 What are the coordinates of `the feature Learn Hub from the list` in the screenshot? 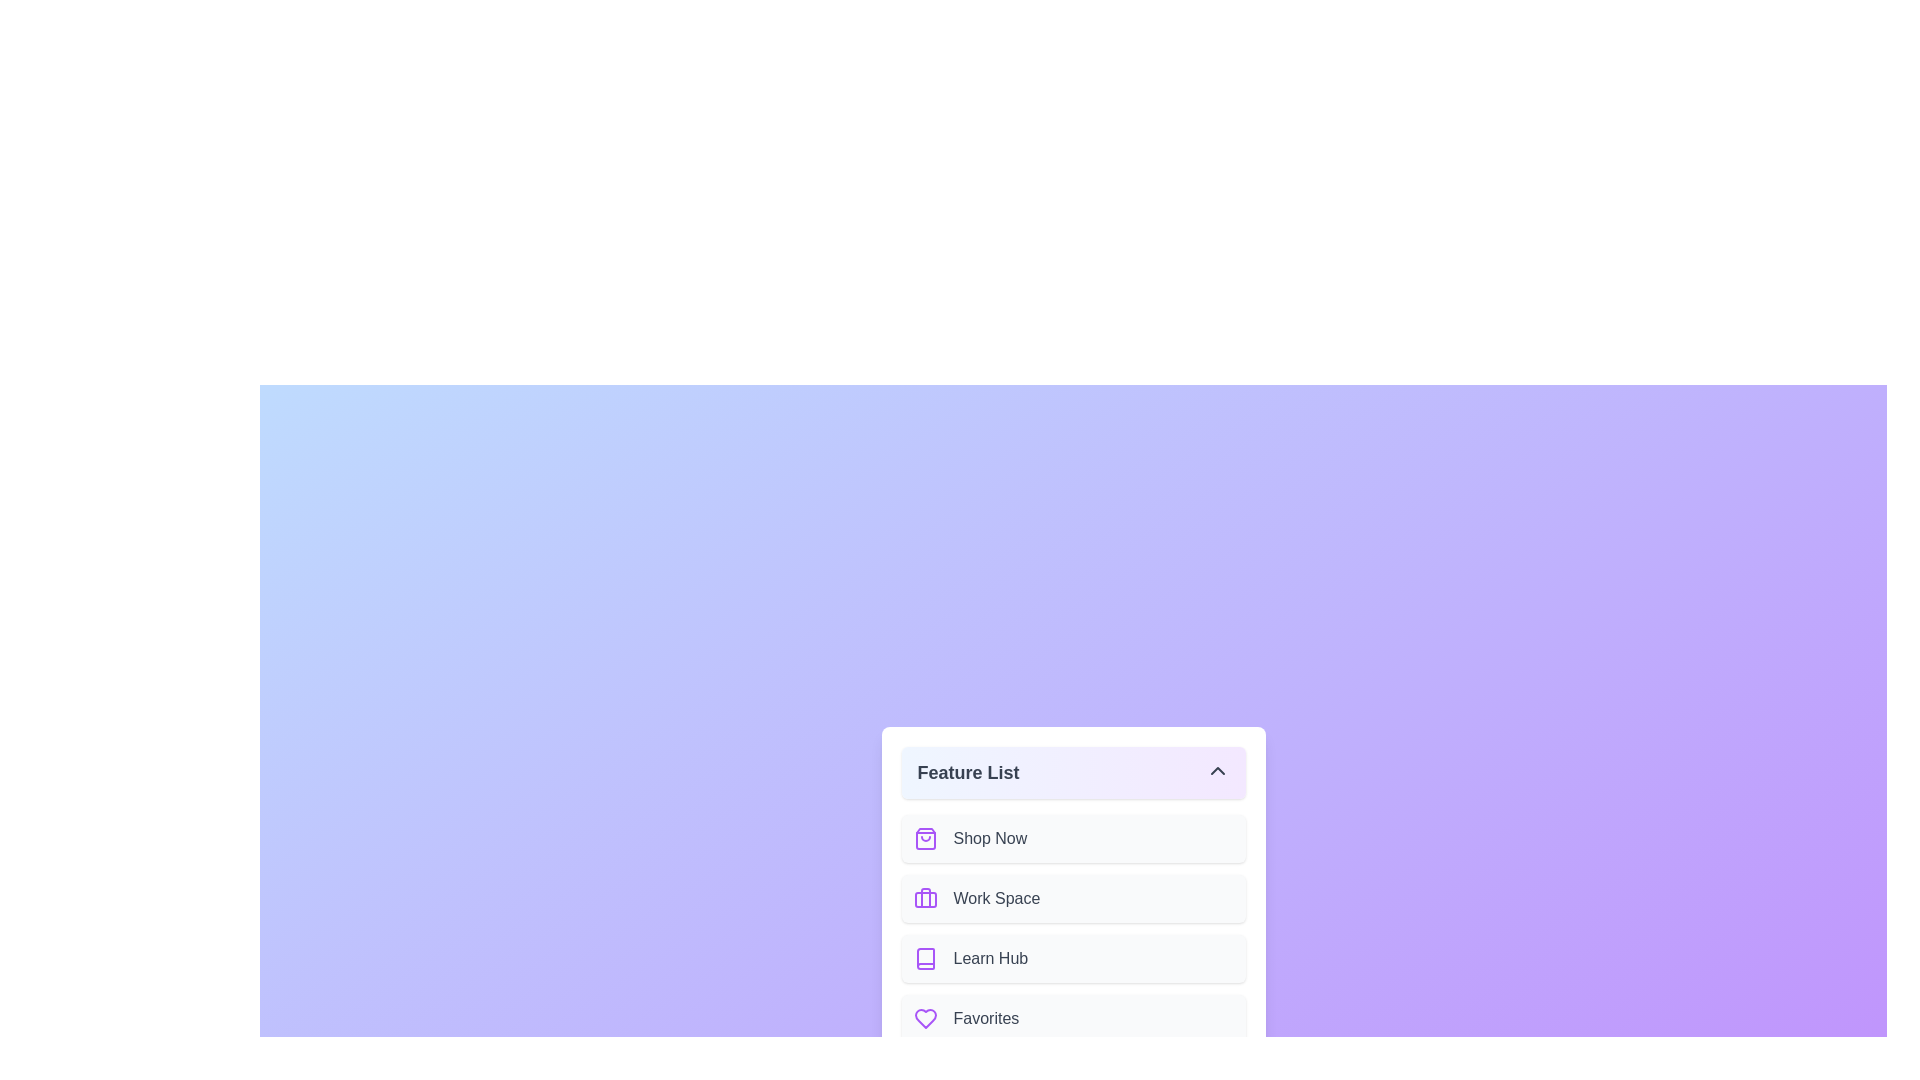 It's located at (1072, 958).